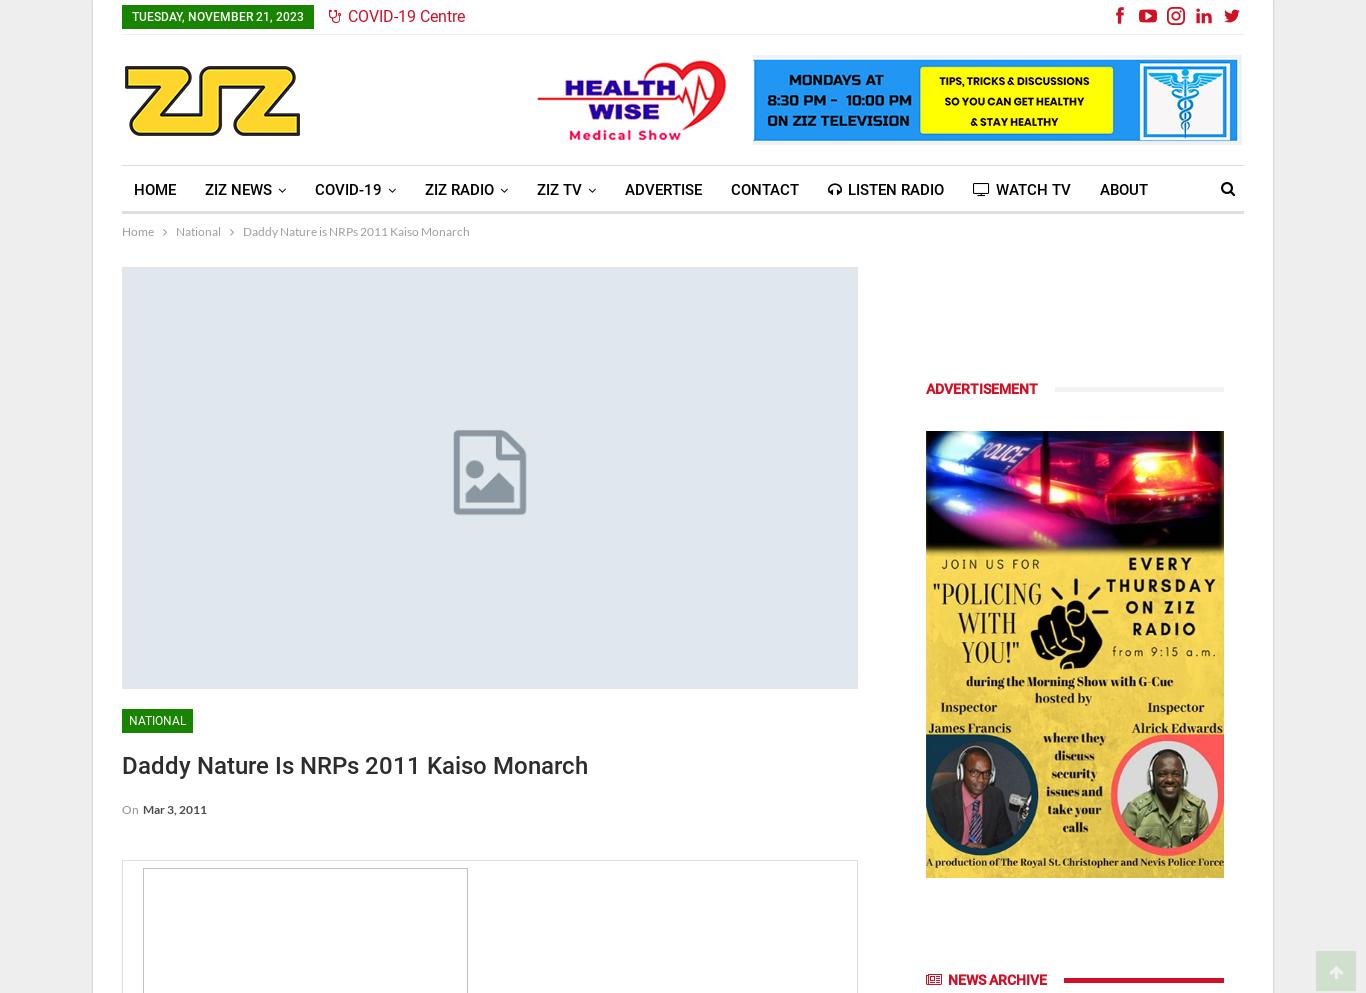 This screenshot has width=1366, height=993. Describe the element at coordinates (217, 15) in the screenshot. I see `'Tuesday, November 21, 2023'` at that location.